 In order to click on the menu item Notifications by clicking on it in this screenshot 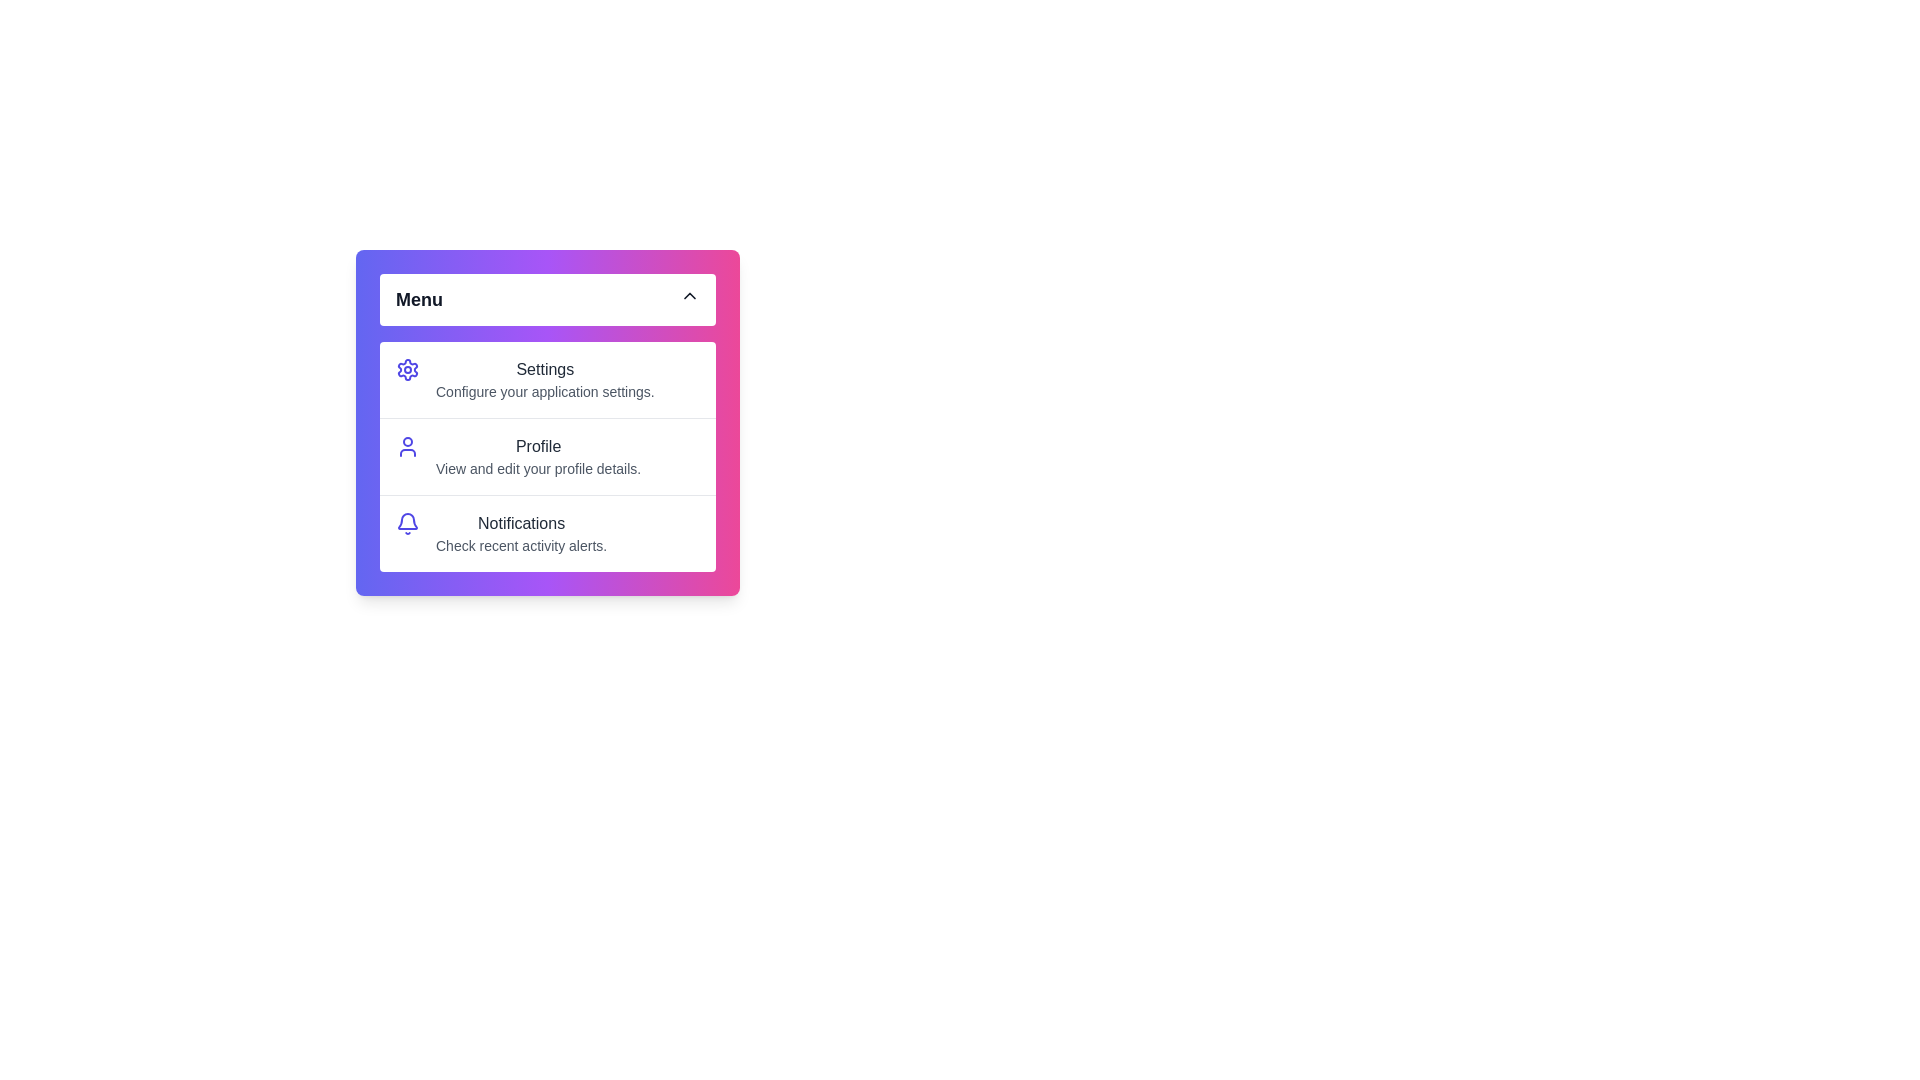, I will do `click(547, 532)`.